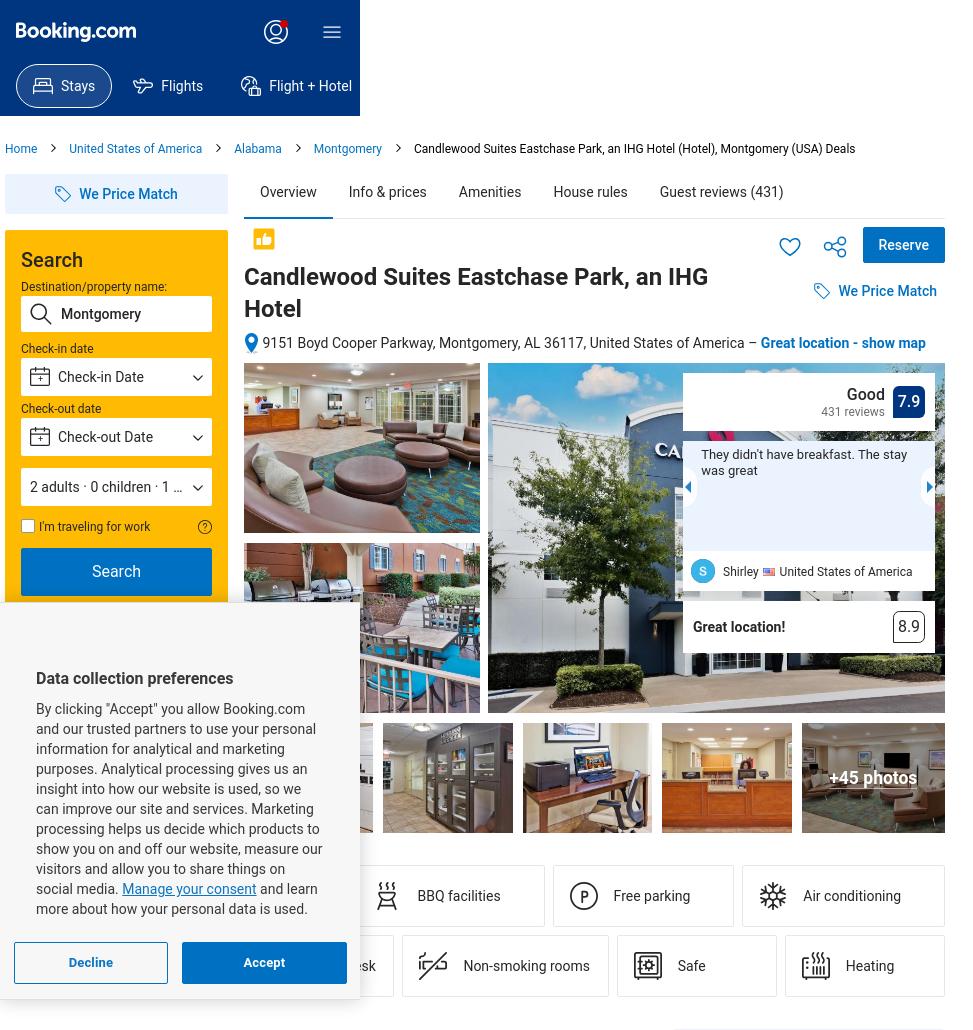 The width and height of the screenshot is (973, 1030). I want to click on '431 reviews', so click(820, 412).